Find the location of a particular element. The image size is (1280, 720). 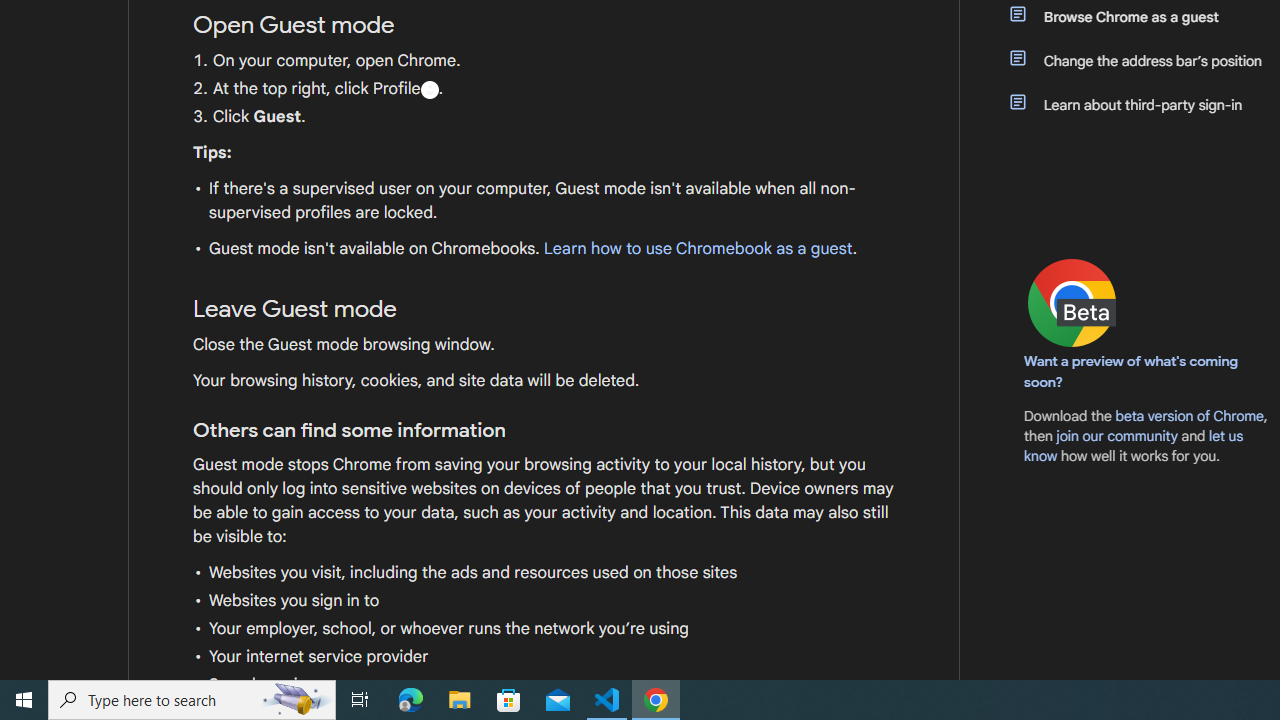

'Chrome Beta logo' is located at coordinates (1071, 303).